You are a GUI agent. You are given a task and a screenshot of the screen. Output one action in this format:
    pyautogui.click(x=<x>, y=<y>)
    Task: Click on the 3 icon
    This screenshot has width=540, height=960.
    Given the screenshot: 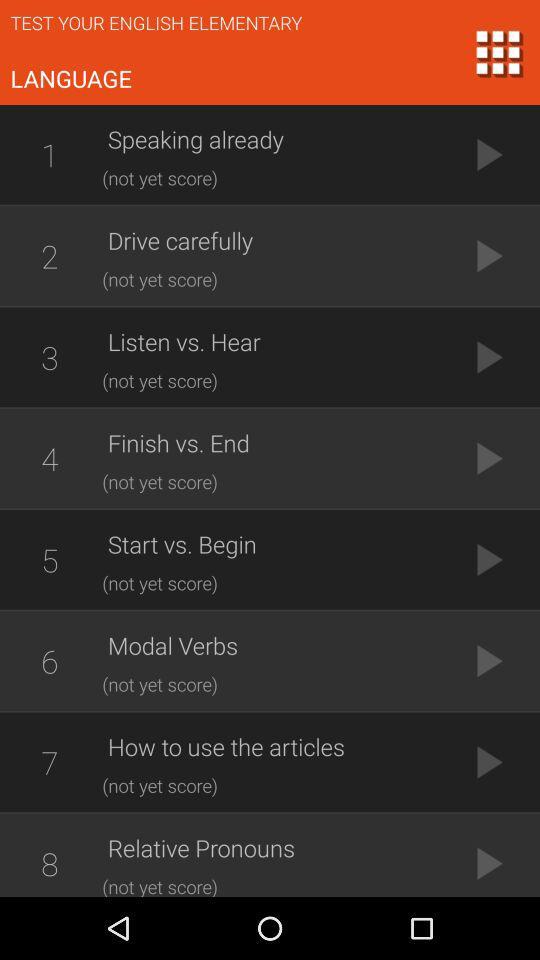 What is the action you would take?
    pyautogui.click(x=49, y=357)
    